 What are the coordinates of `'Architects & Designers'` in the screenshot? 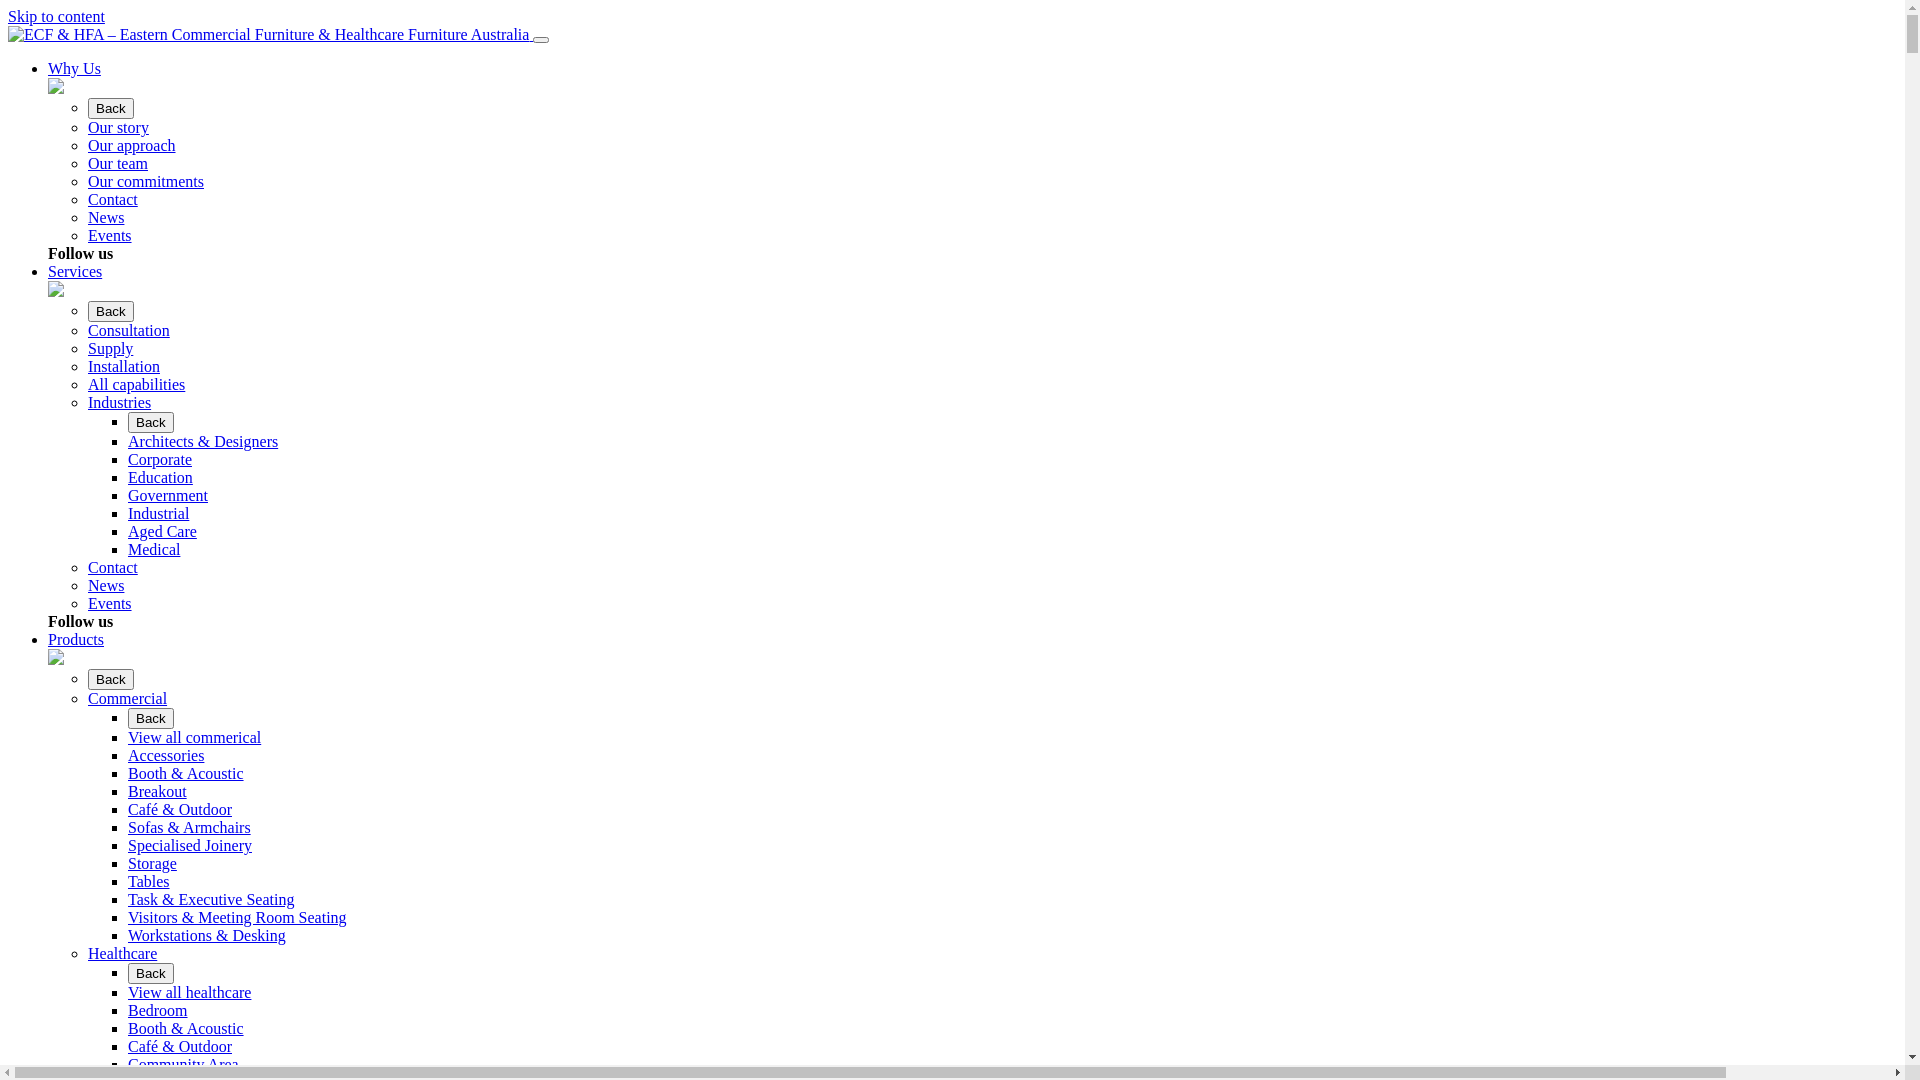 It's located at (202, 440).